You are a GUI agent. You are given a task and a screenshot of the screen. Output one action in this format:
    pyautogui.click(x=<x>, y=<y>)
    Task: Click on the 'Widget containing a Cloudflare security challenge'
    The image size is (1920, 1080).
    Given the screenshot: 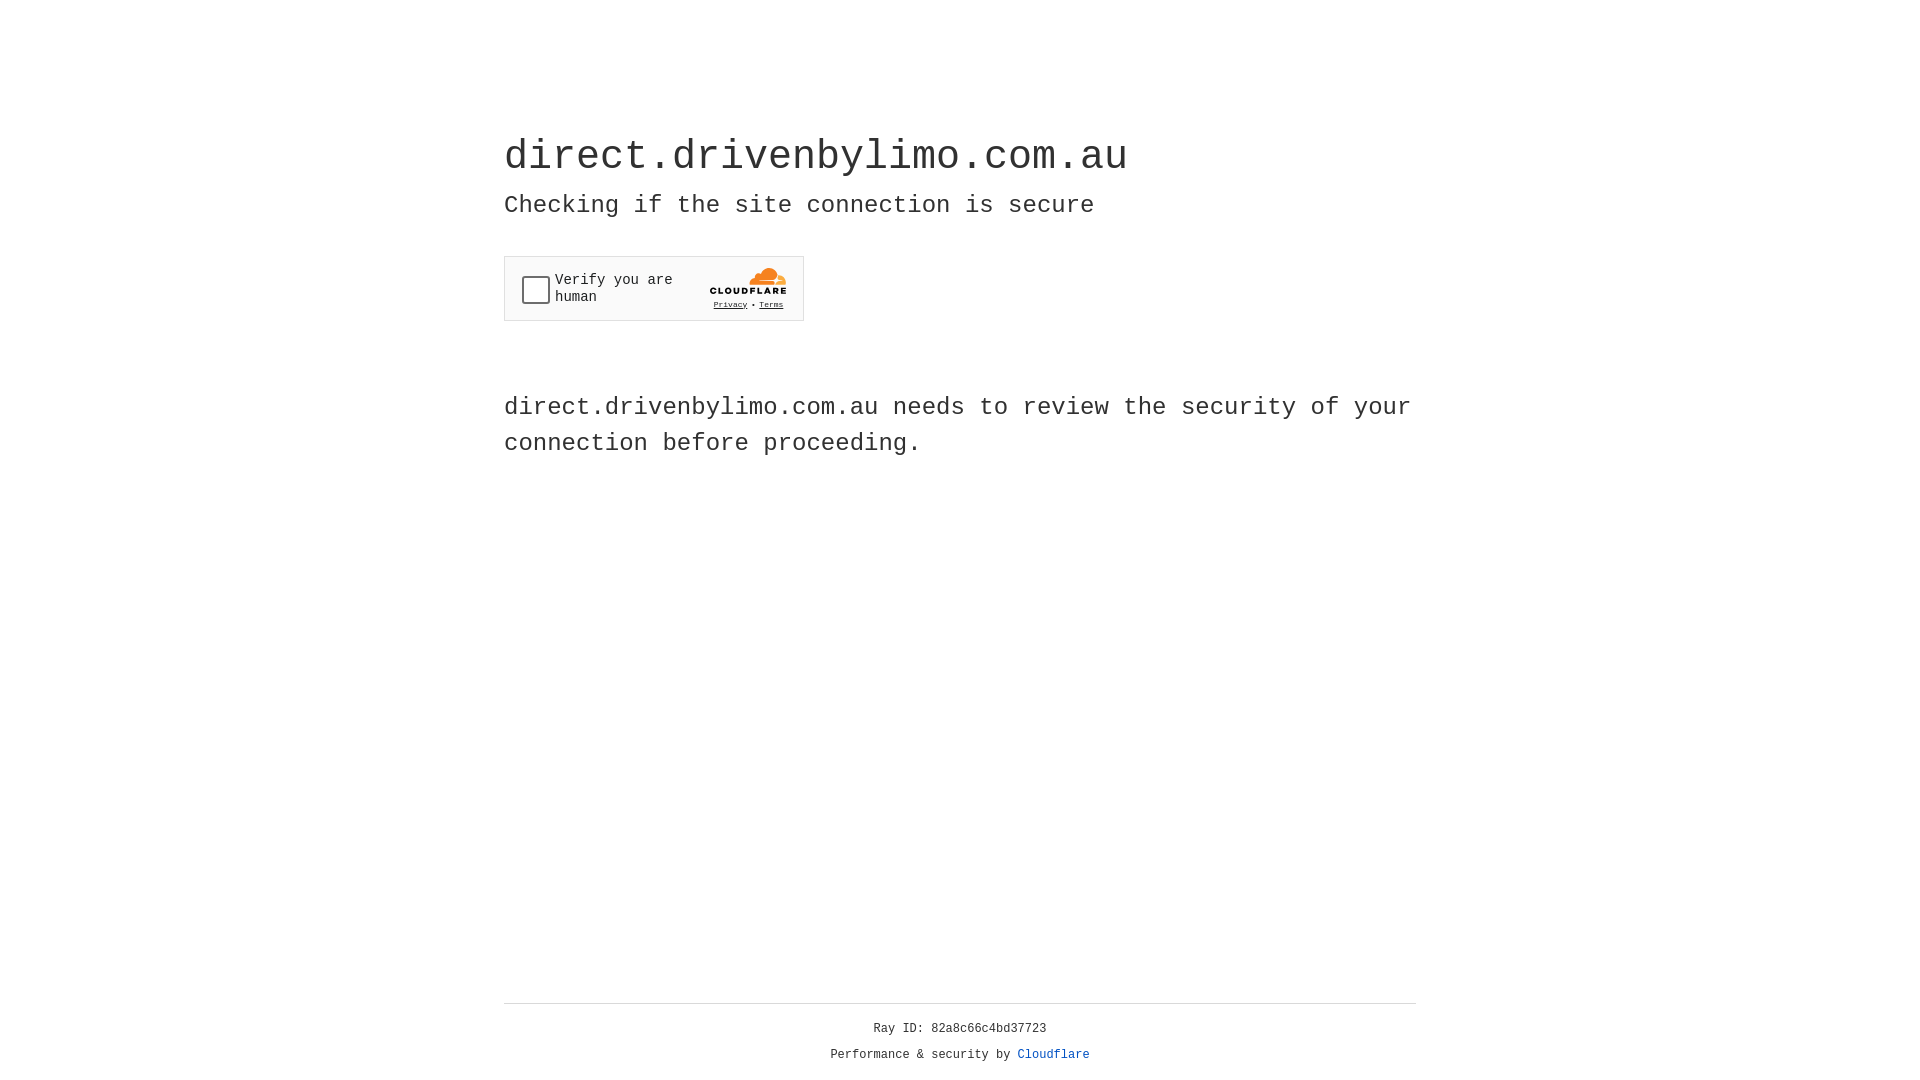 What is the action you would take?
    pyautogui.click(x=653, y=288)
    